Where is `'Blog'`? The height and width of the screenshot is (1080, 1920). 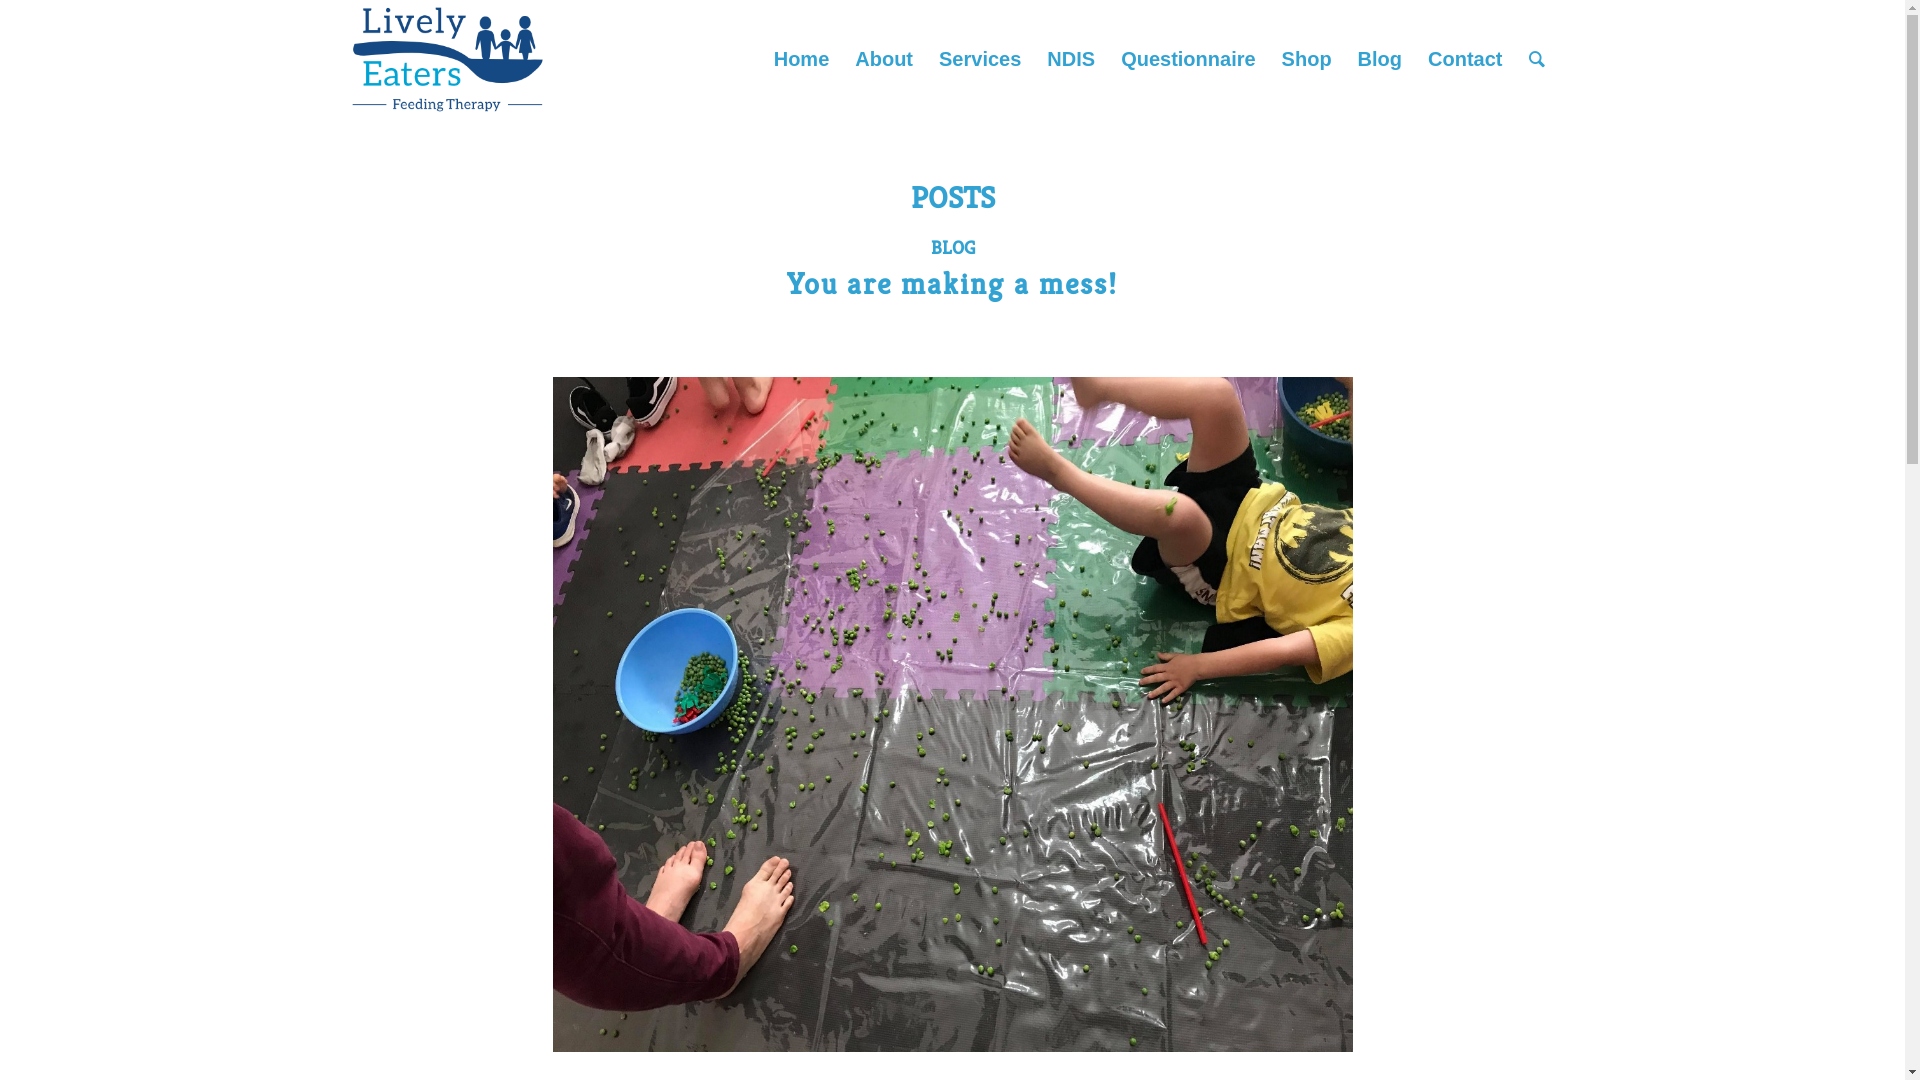 'Blog' is located at coordinates (1379, 57).